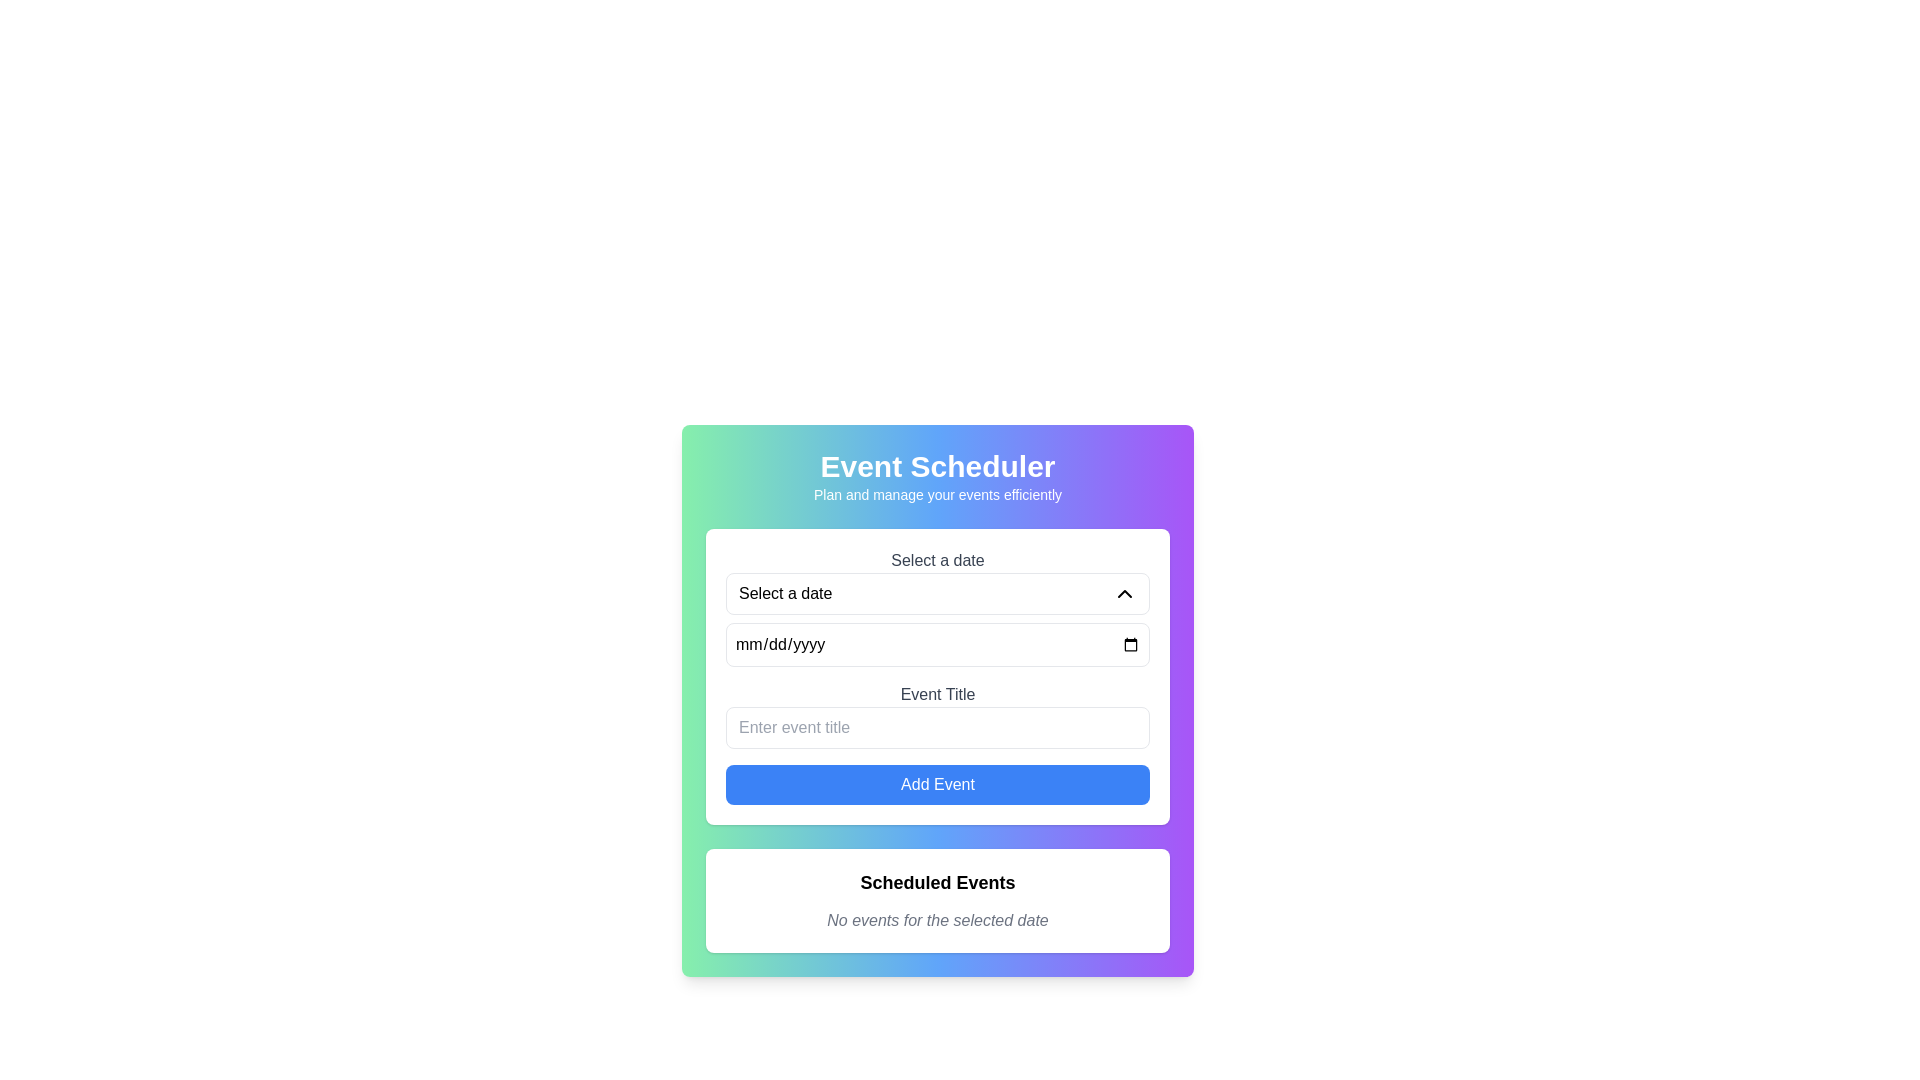  I want to click on the Text label that serves as a heading for the date selection interface, which is positioned above the dropdown and date input field in the 'Select a date' grouping, so click(936, 560).